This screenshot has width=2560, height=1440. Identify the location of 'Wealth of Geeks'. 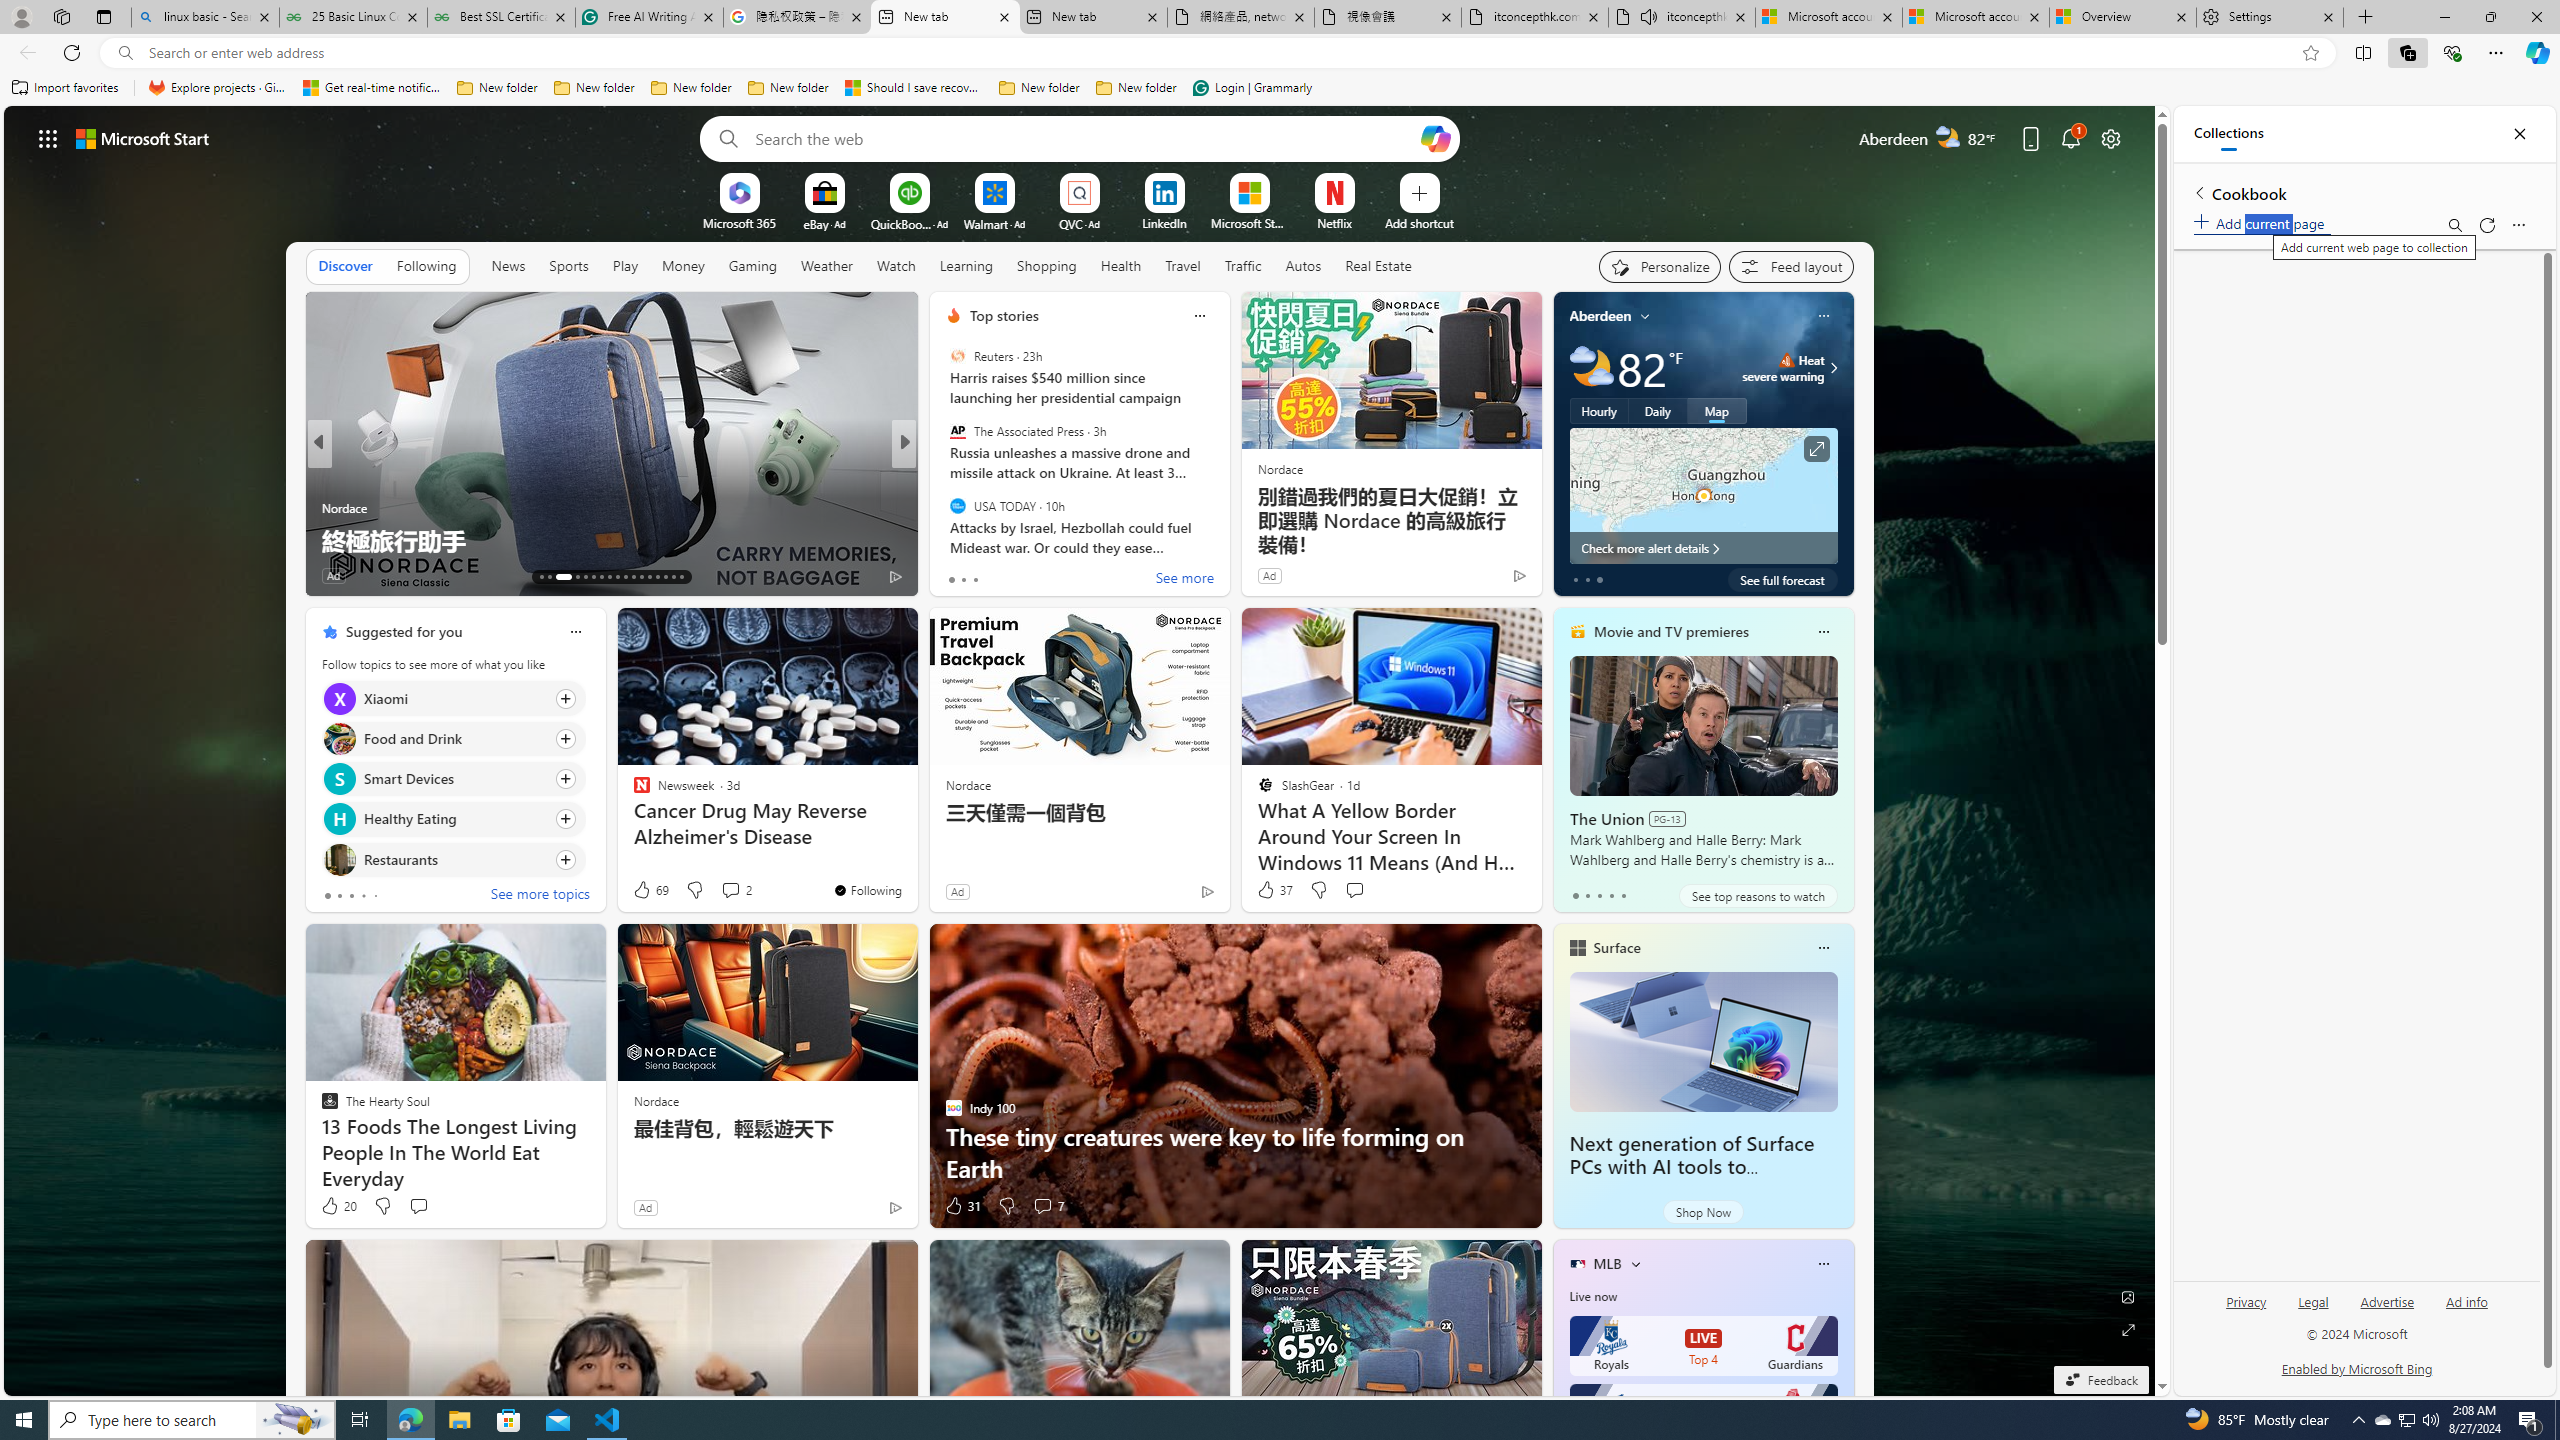
(945, 506).